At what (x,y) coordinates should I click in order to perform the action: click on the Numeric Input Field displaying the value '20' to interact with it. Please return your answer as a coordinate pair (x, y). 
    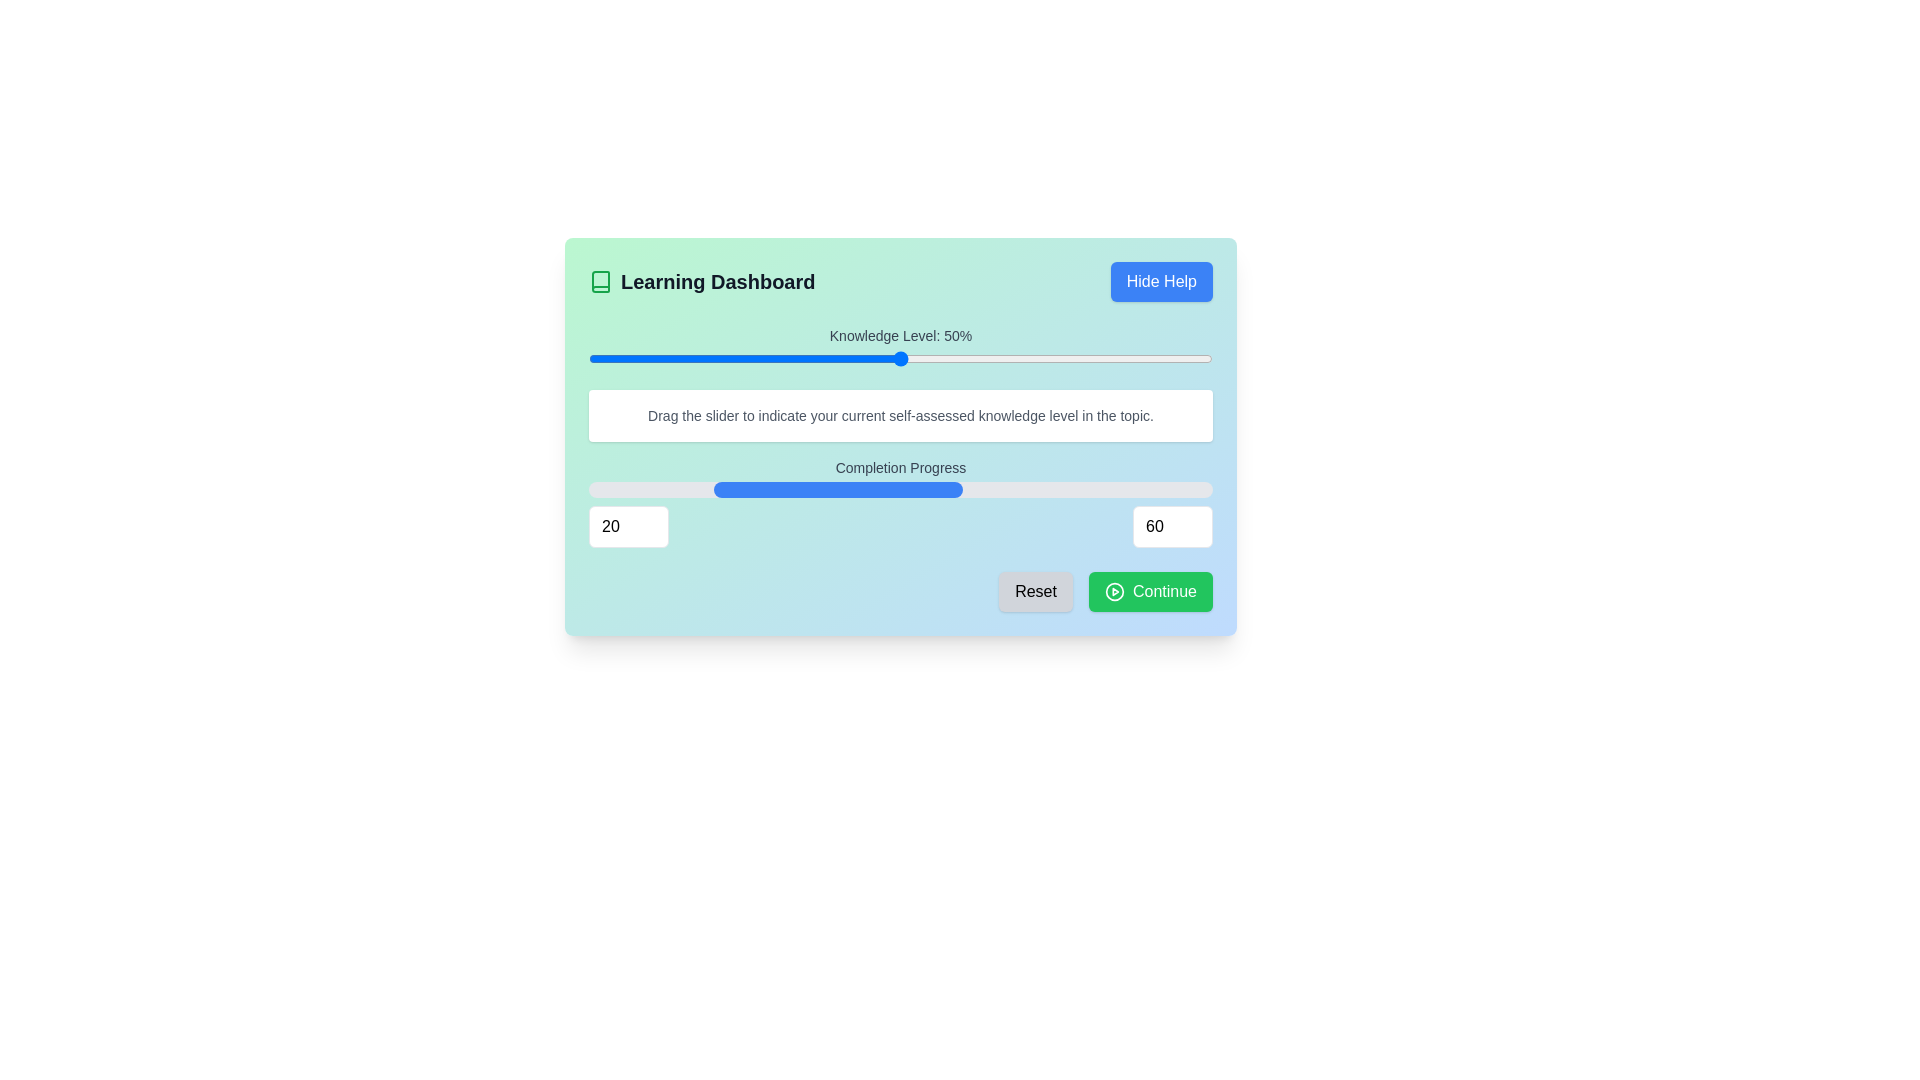
    Looking at the image, I should click on (627, 526).